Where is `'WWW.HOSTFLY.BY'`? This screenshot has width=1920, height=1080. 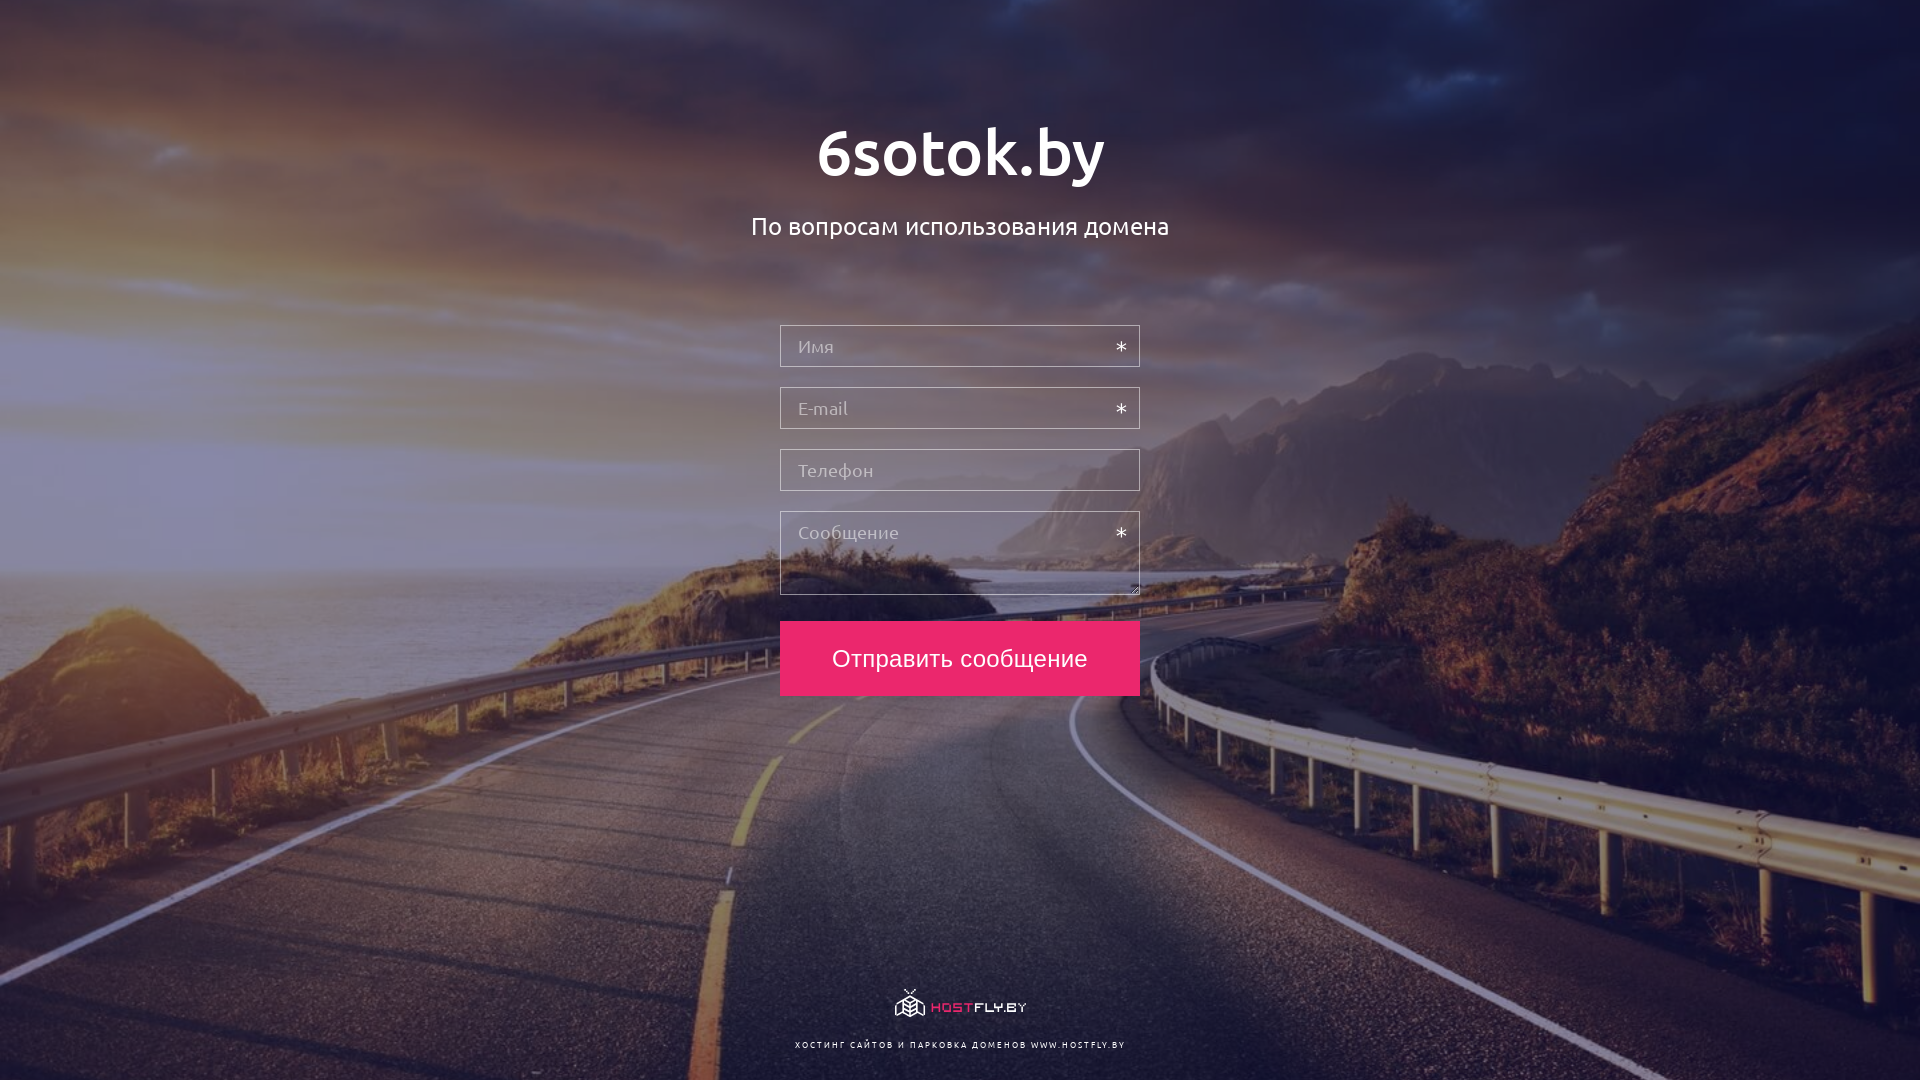
'WWW.HOSTFLY.BY' is located at coordinates (1076, 1043).